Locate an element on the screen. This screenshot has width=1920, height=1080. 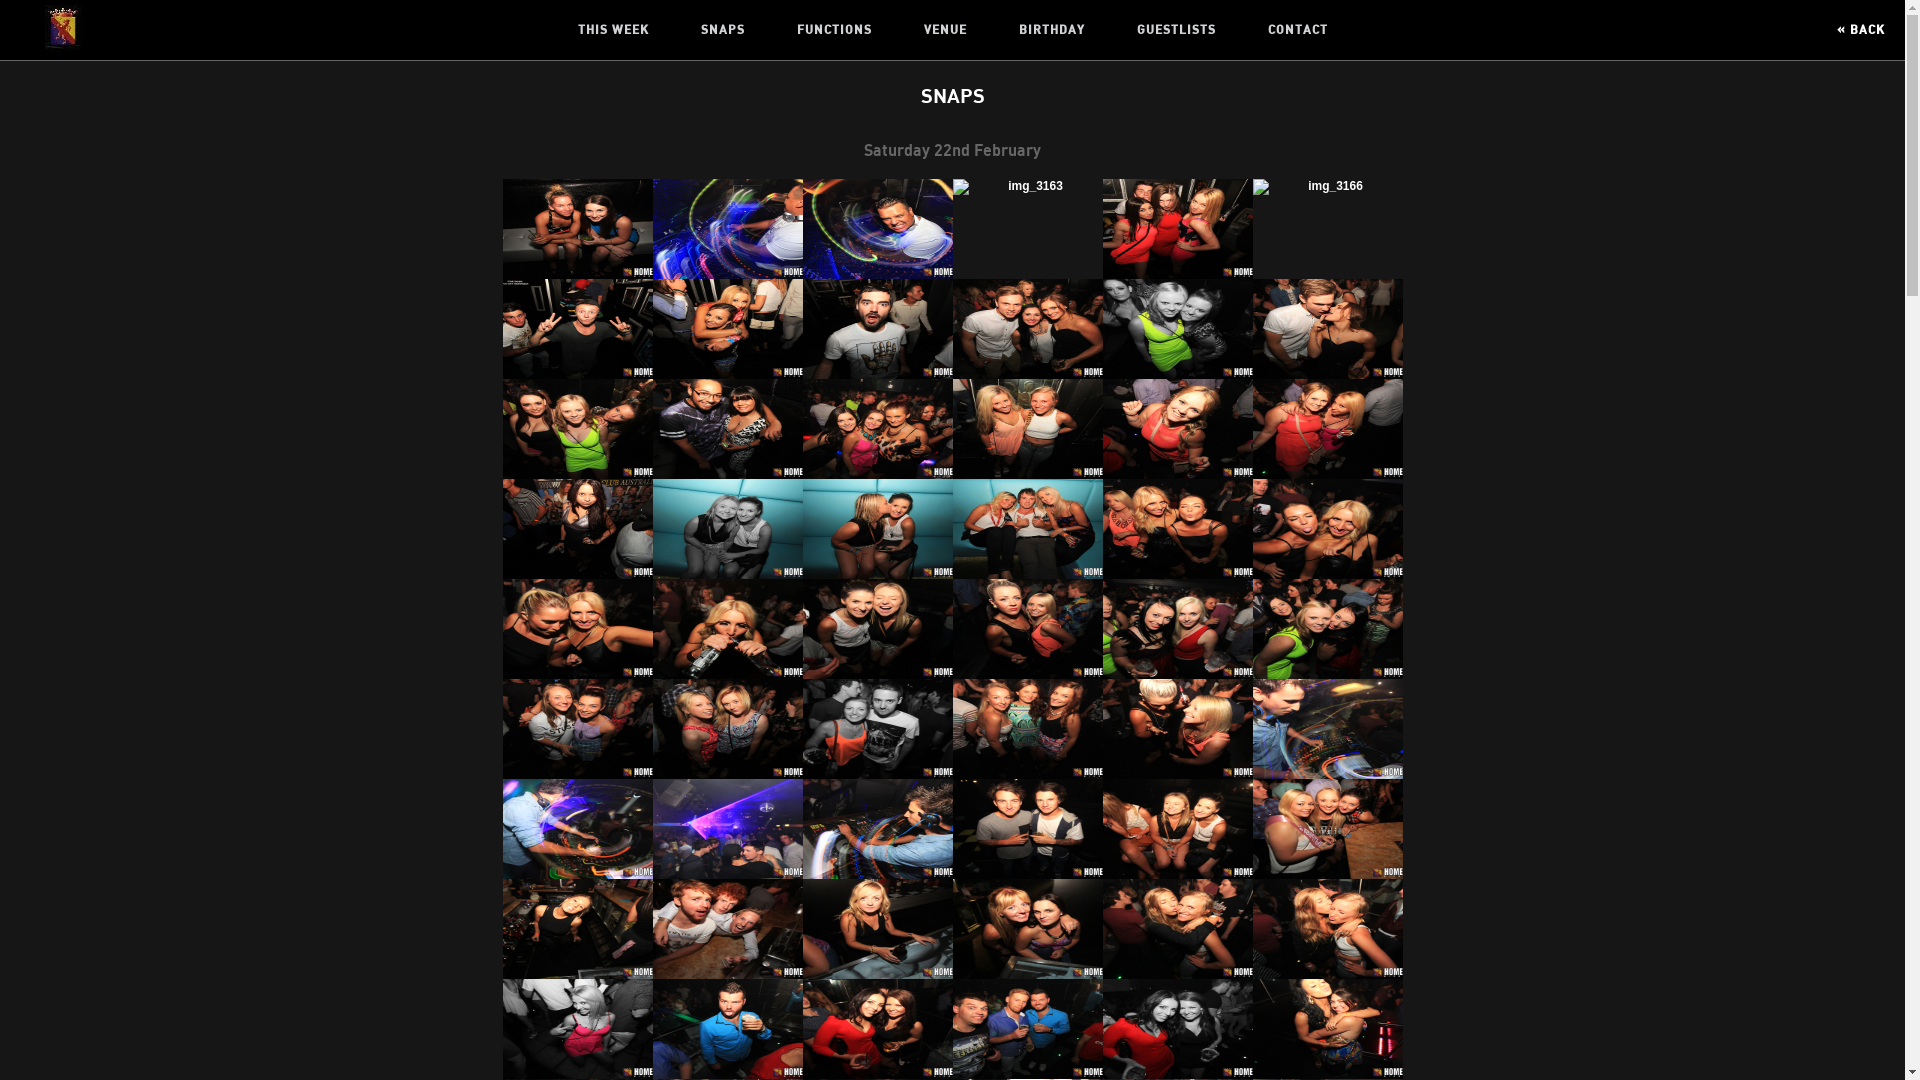
' ' is located at coordinates (950, 729).